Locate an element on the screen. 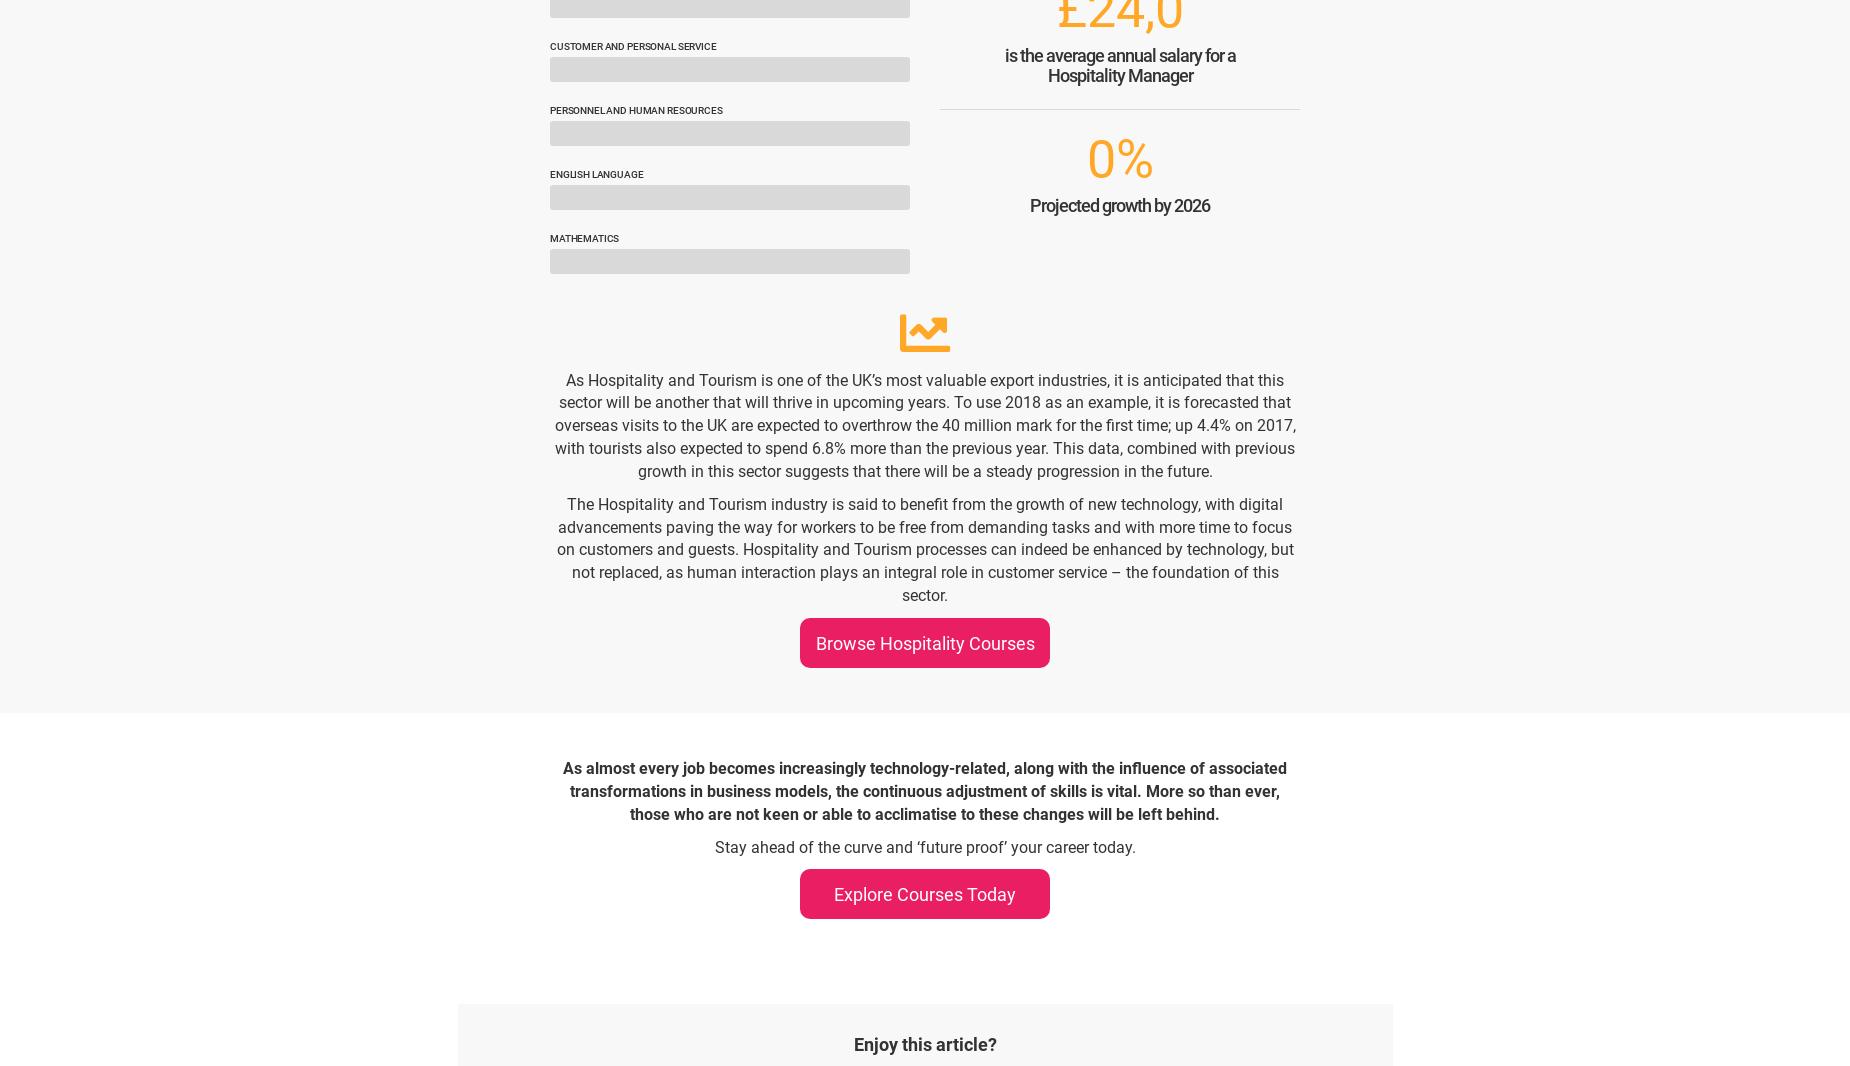 Image resolution: width=1850 pixels, height=1066 pixels. '%' is located at coordinates (1133, 158).